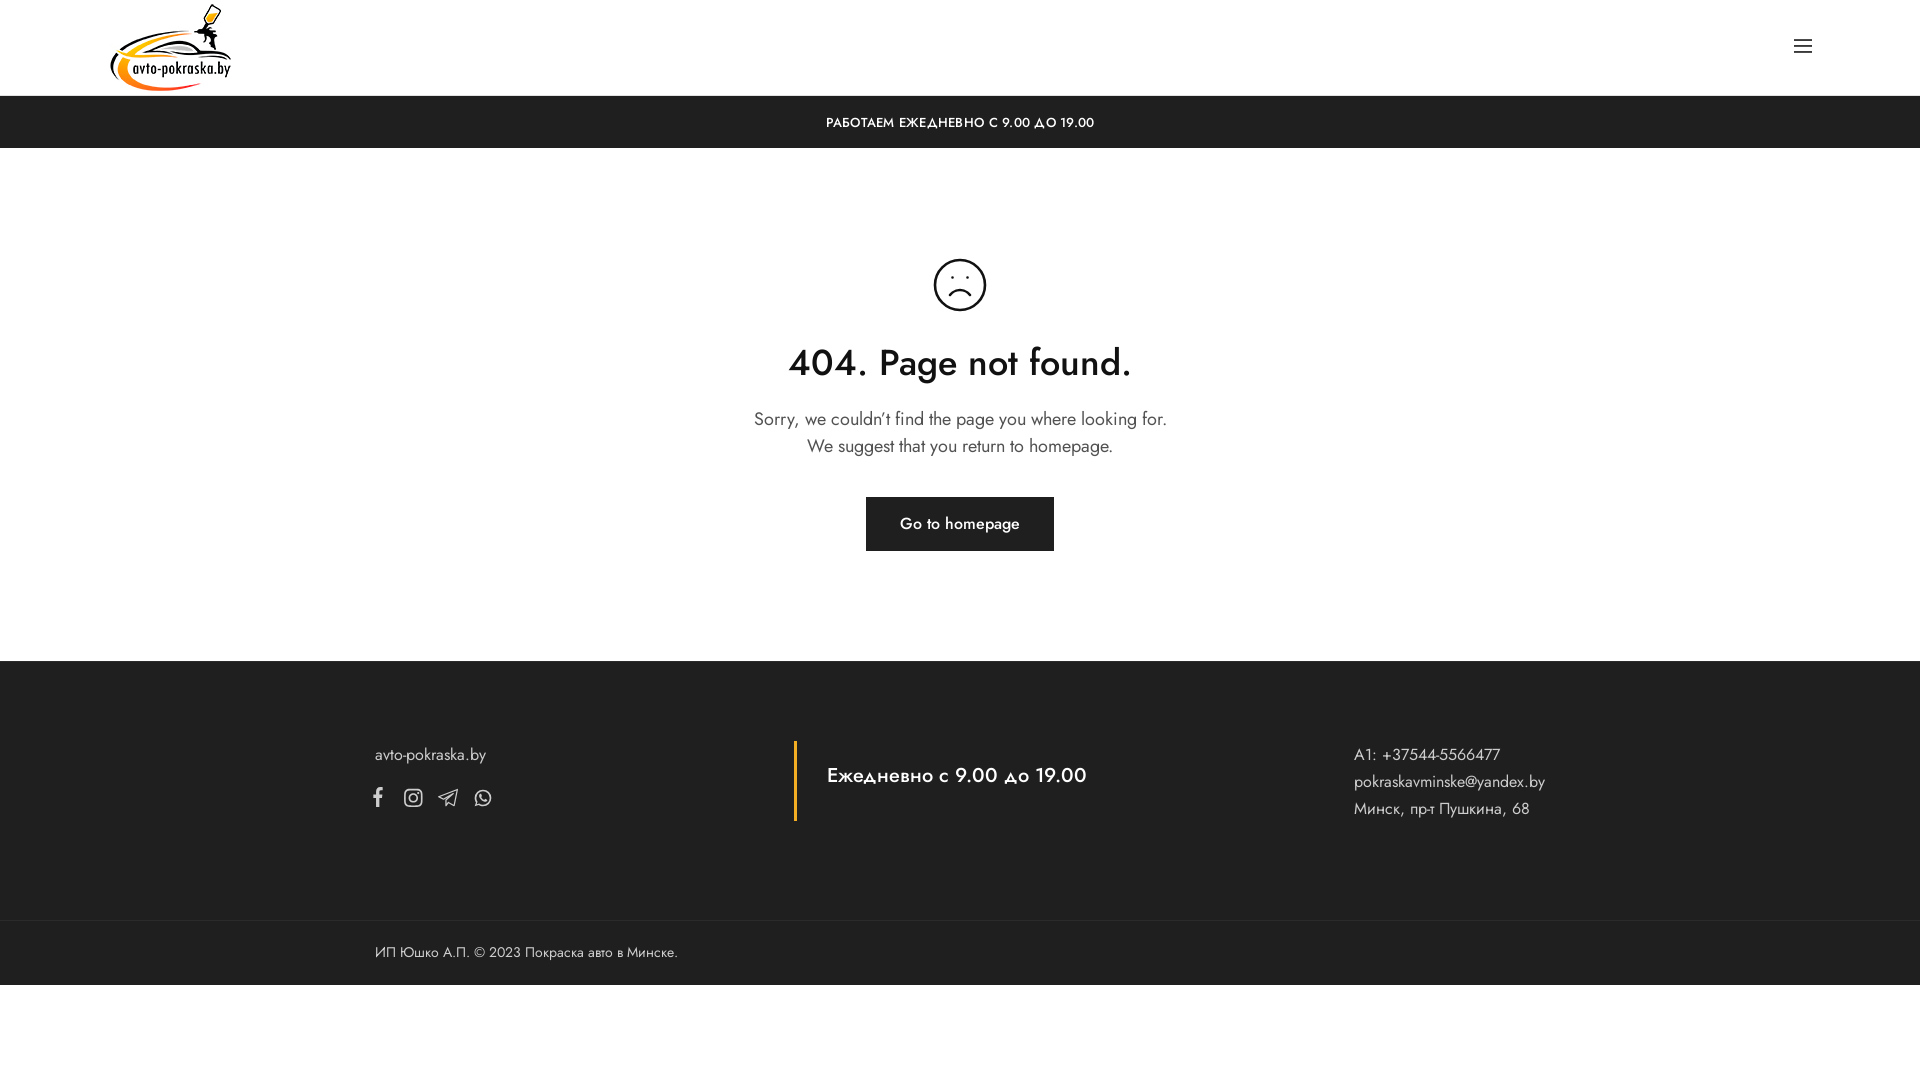  I want to click on 'avto-pokraska.by', so click(107, 61).